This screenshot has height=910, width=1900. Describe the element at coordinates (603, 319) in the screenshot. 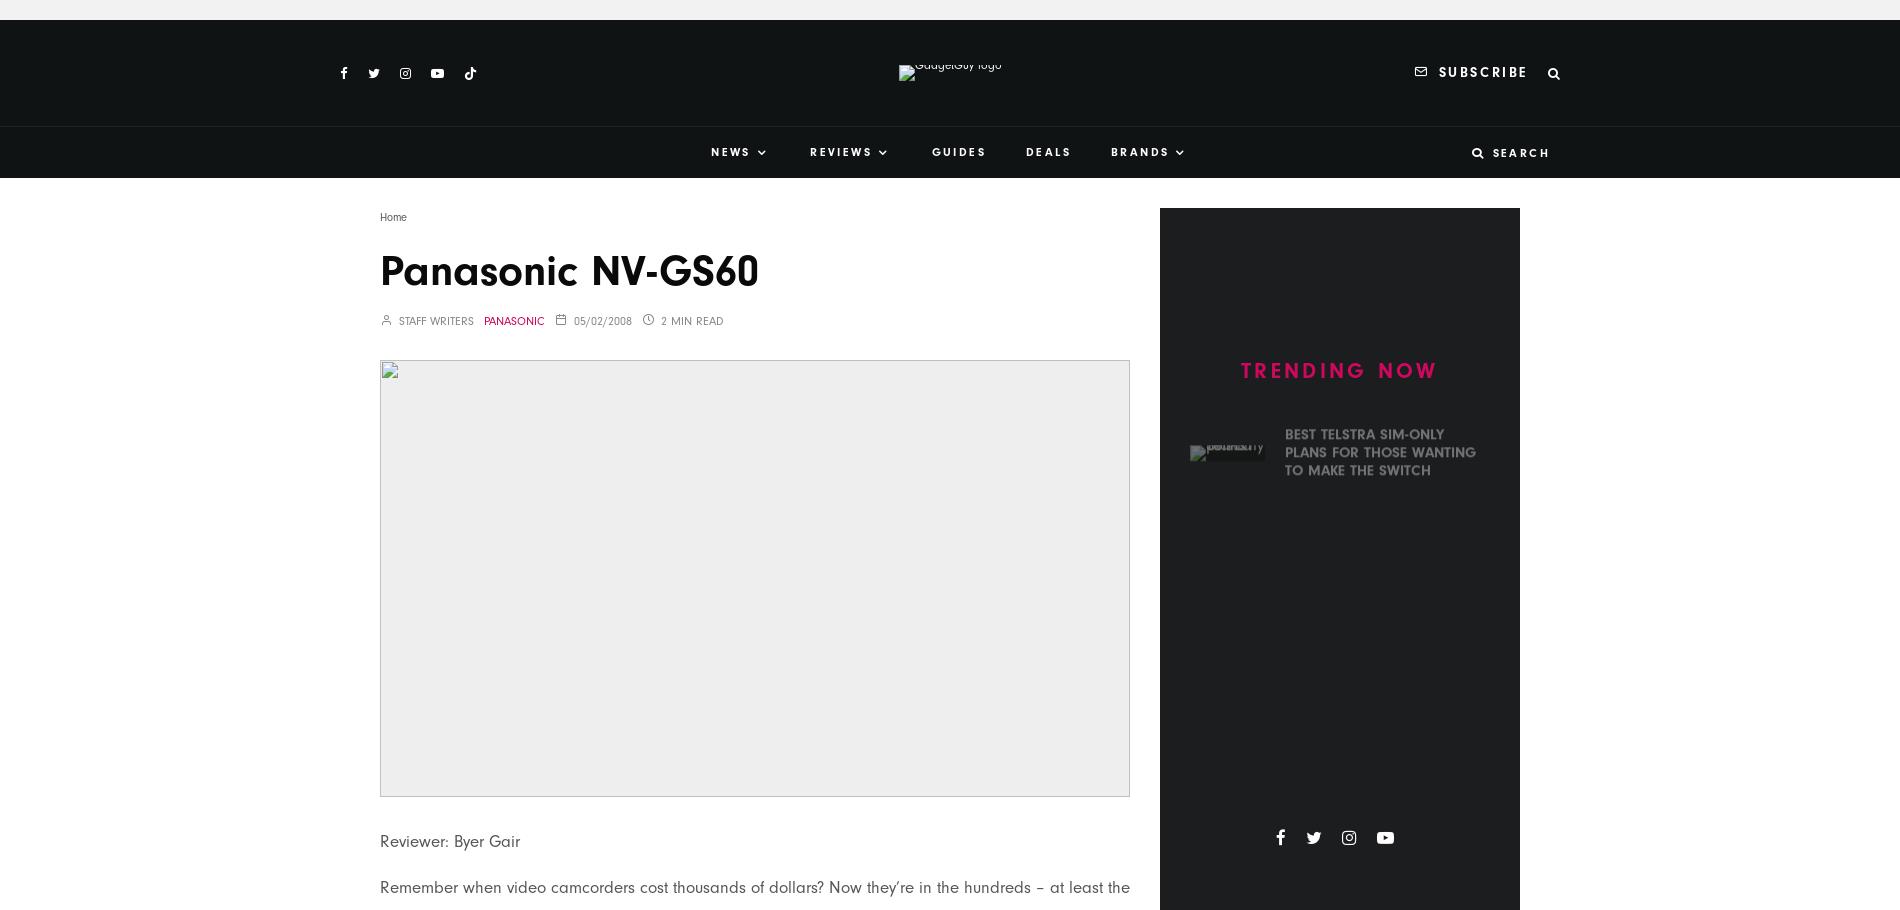

I see `'05/02/2008'` at that location.